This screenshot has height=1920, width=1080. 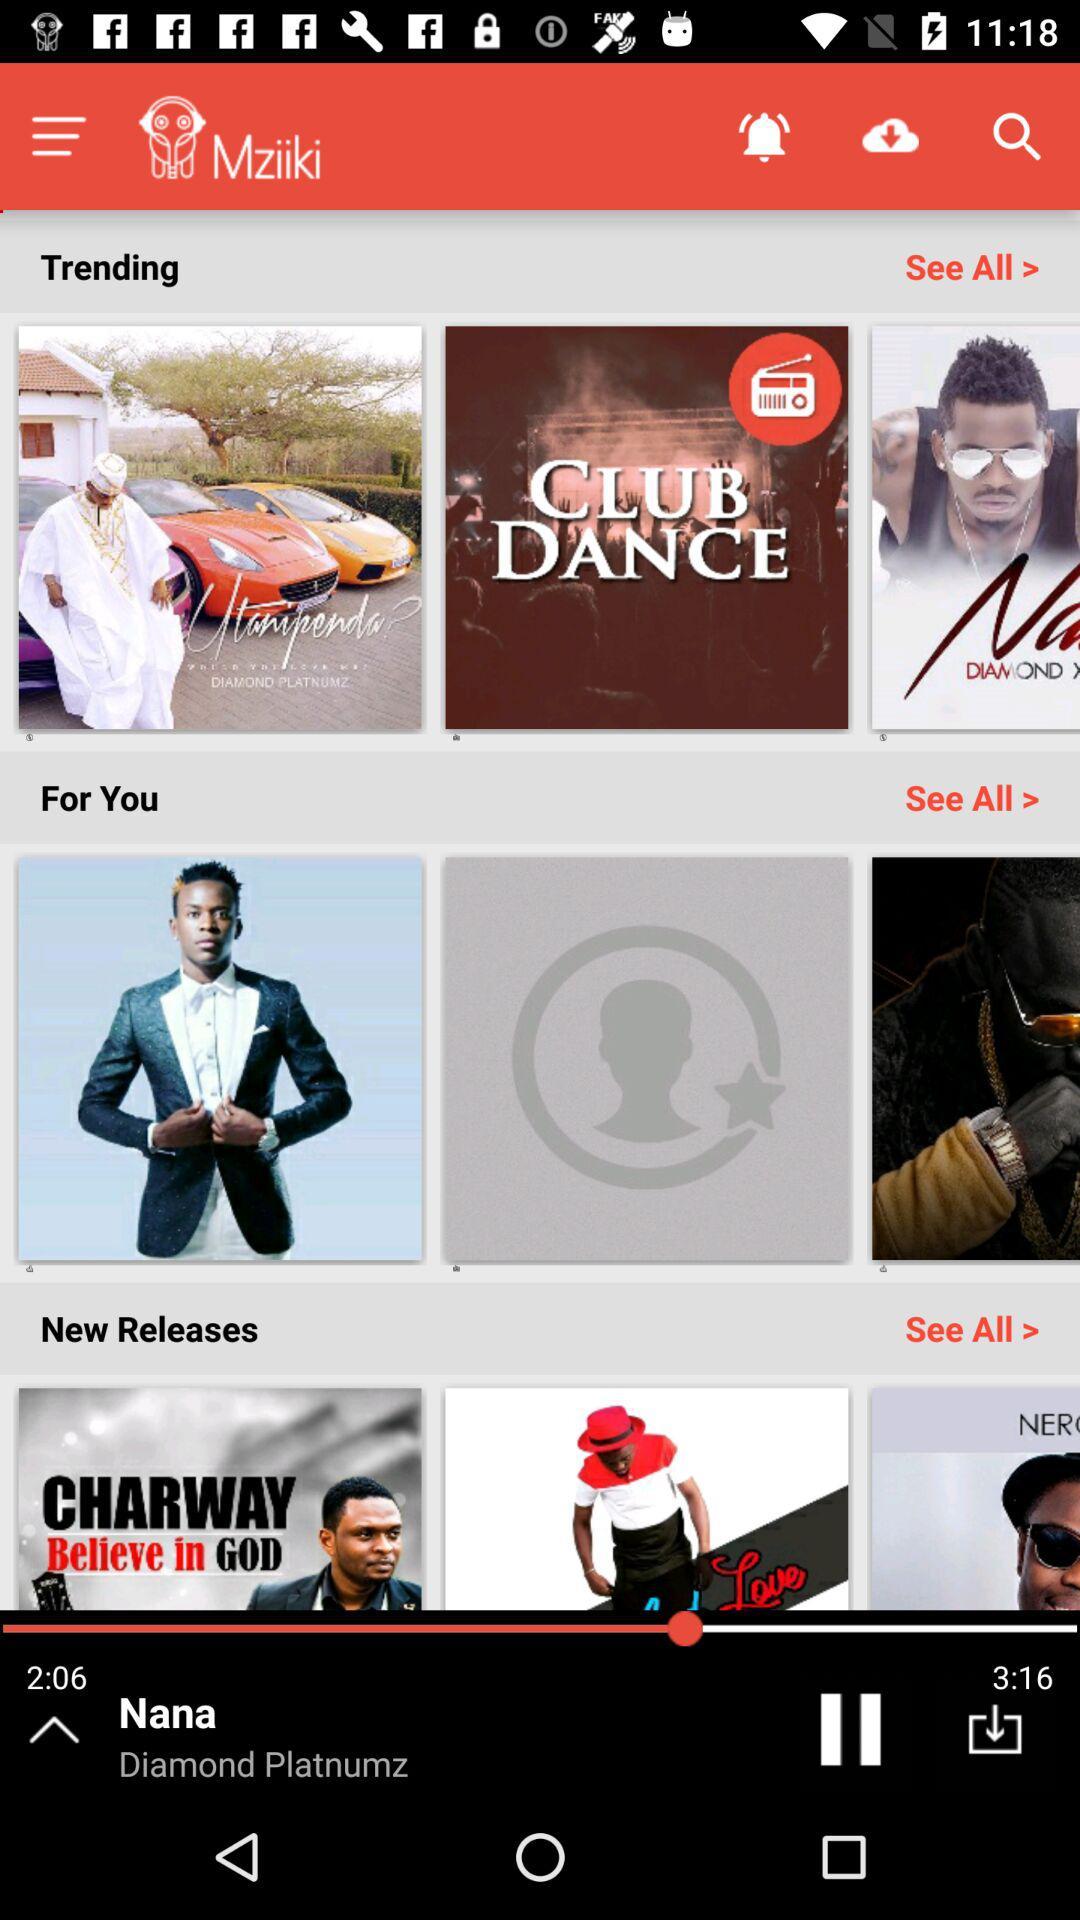 What do you see at coordinates (854, 1733) in the screenshot?
I see `pause the song` at bounding box center [854, 1733].